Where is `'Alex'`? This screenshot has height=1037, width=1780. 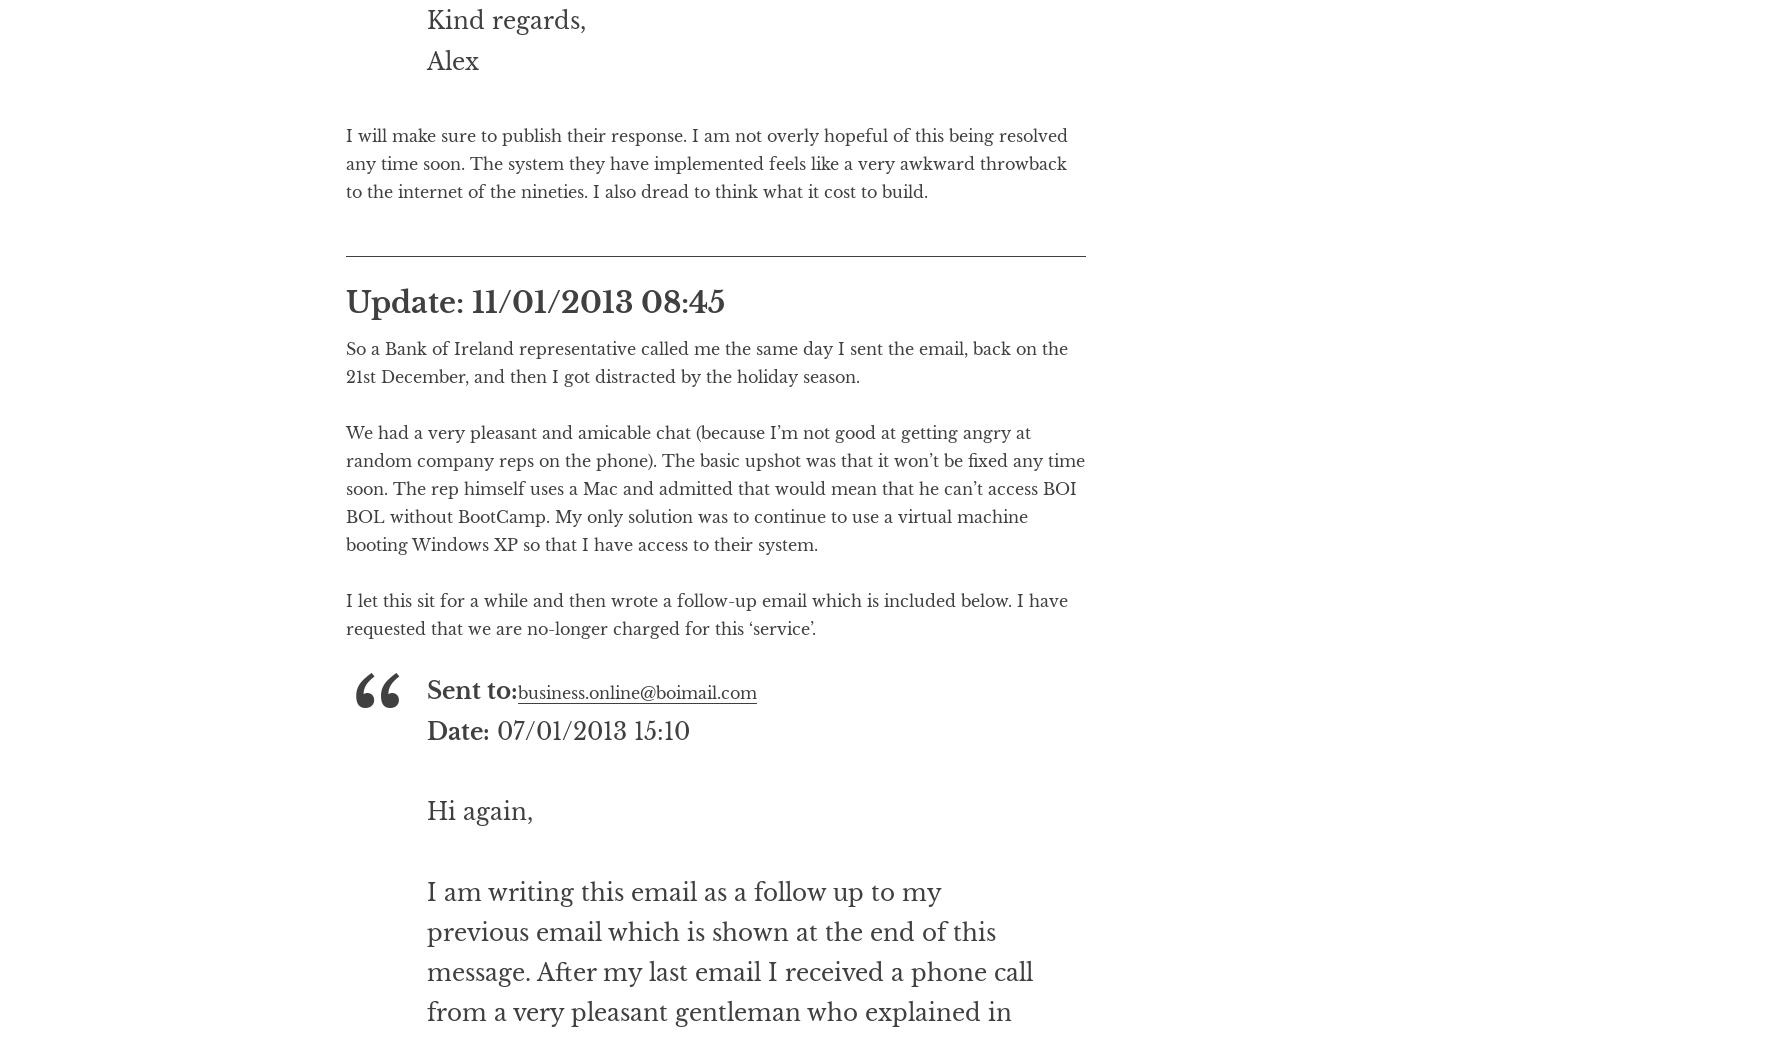
'Alex' is located at coordinates (451, 140).